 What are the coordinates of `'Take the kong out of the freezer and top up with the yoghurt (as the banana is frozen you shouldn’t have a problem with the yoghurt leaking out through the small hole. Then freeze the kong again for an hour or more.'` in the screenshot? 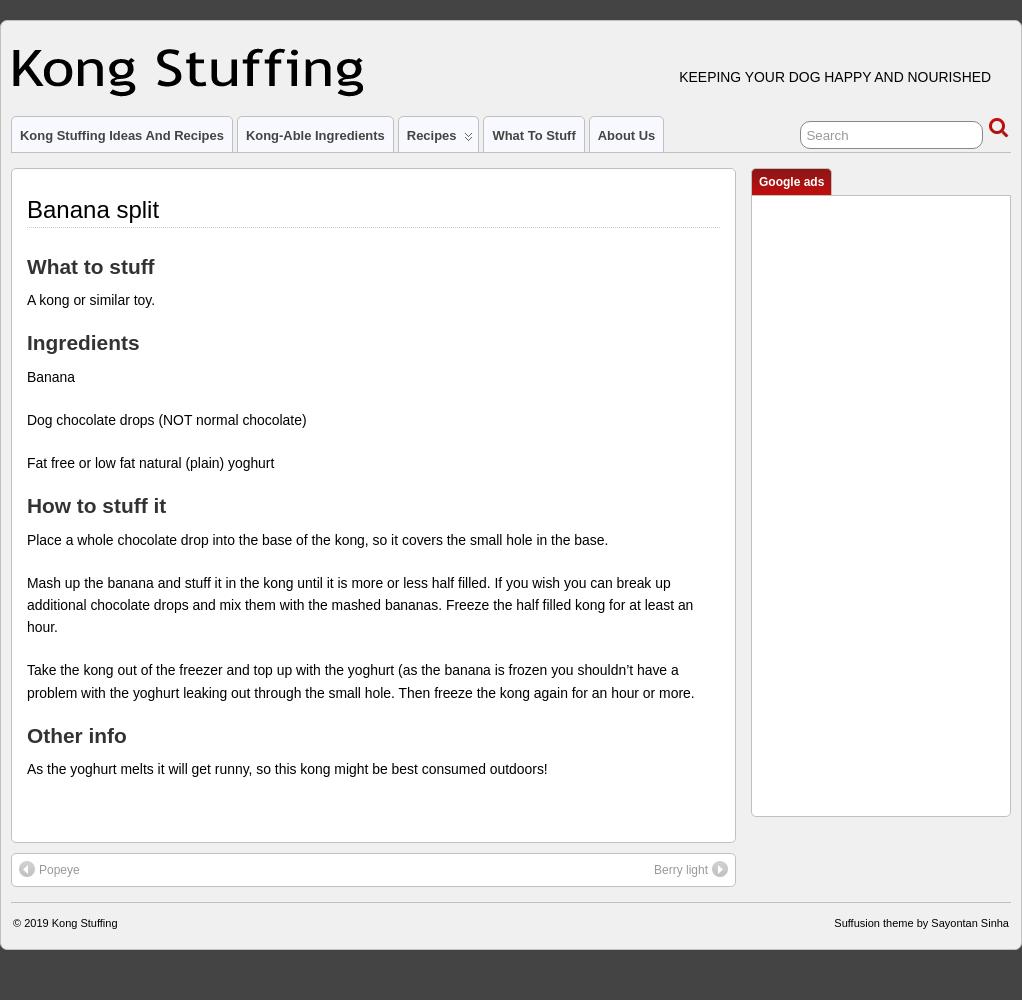 It's located at (25, 681).